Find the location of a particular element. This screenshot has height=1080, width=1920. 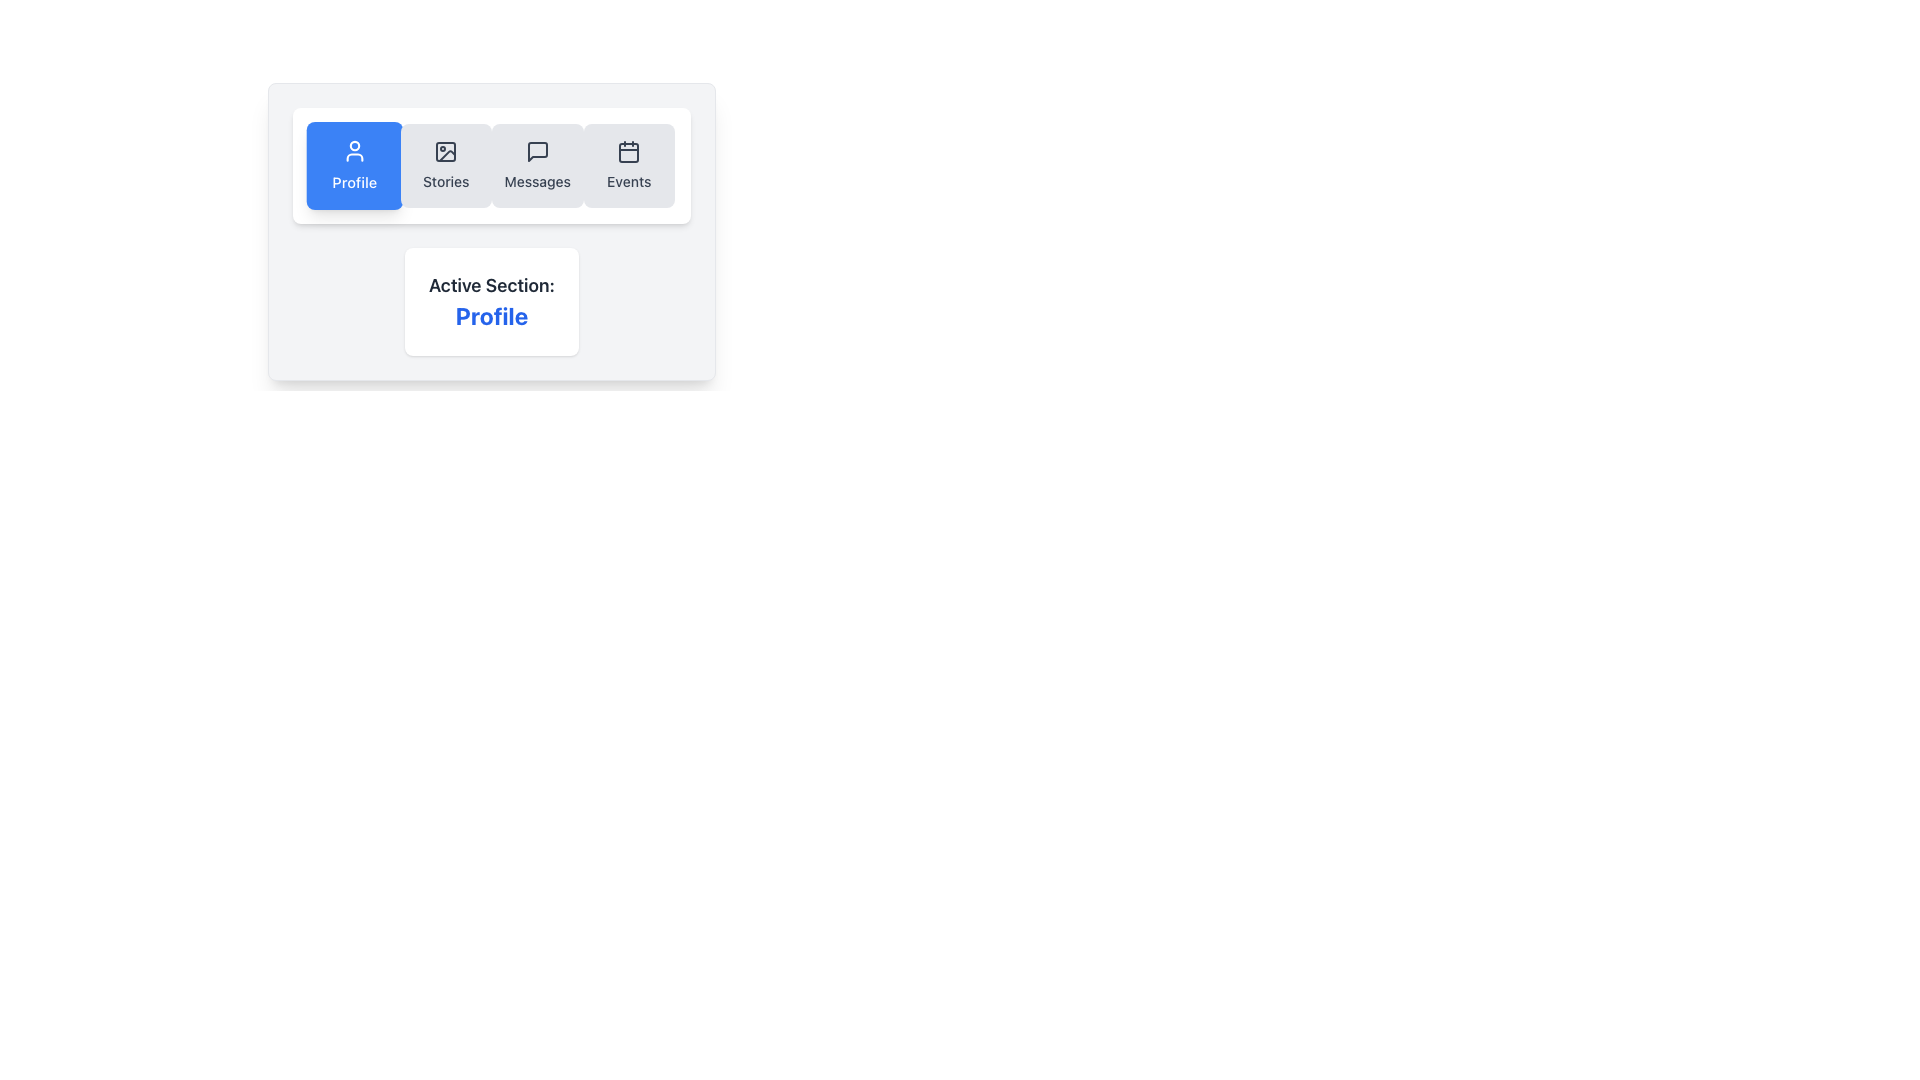

the text label that displays 'Active Section:' which indicates the context of the content below it is located at coordinates (491, 285).